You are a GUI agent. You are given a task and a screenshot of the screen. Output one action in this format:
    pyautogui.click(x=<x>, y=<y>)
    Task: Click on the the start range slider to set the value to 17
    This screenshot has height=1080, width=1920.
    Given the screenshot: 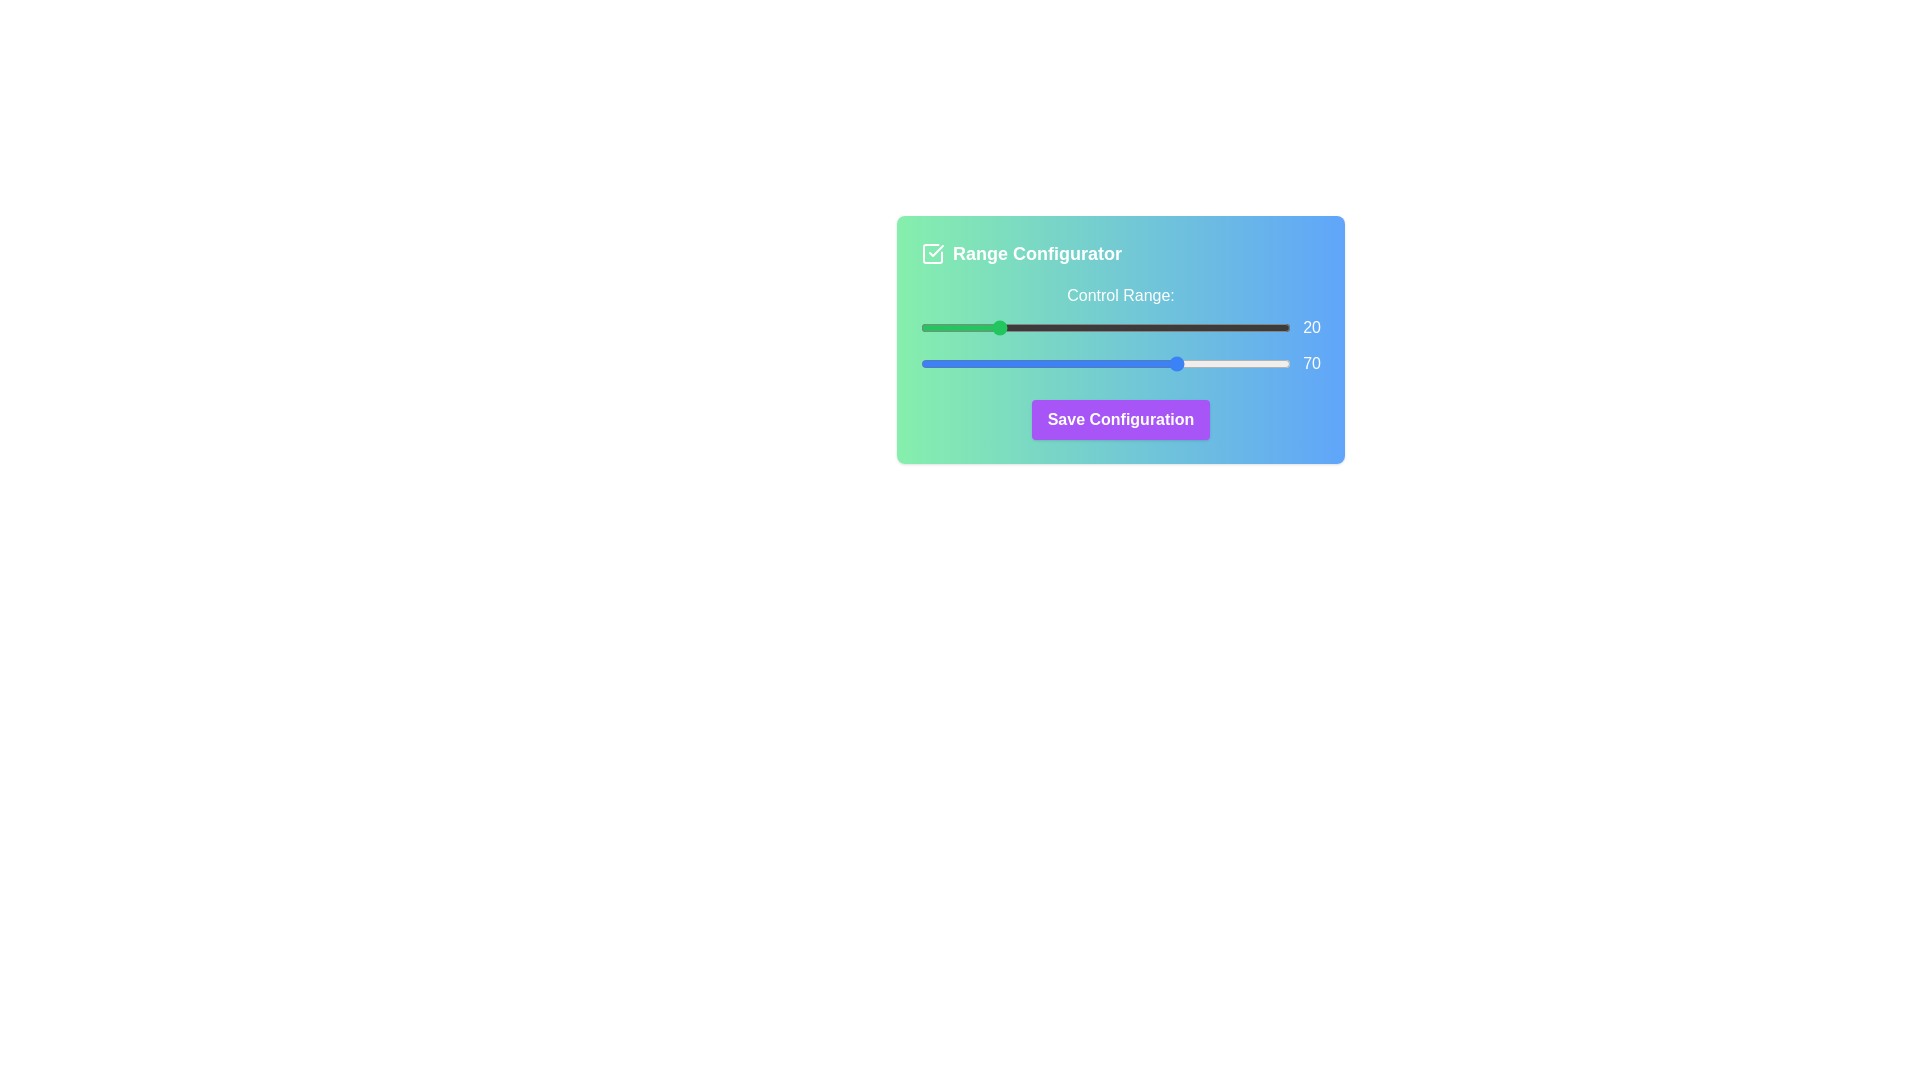 What is the action you would take?
    pyautogui.click(x=983, y=326)
    